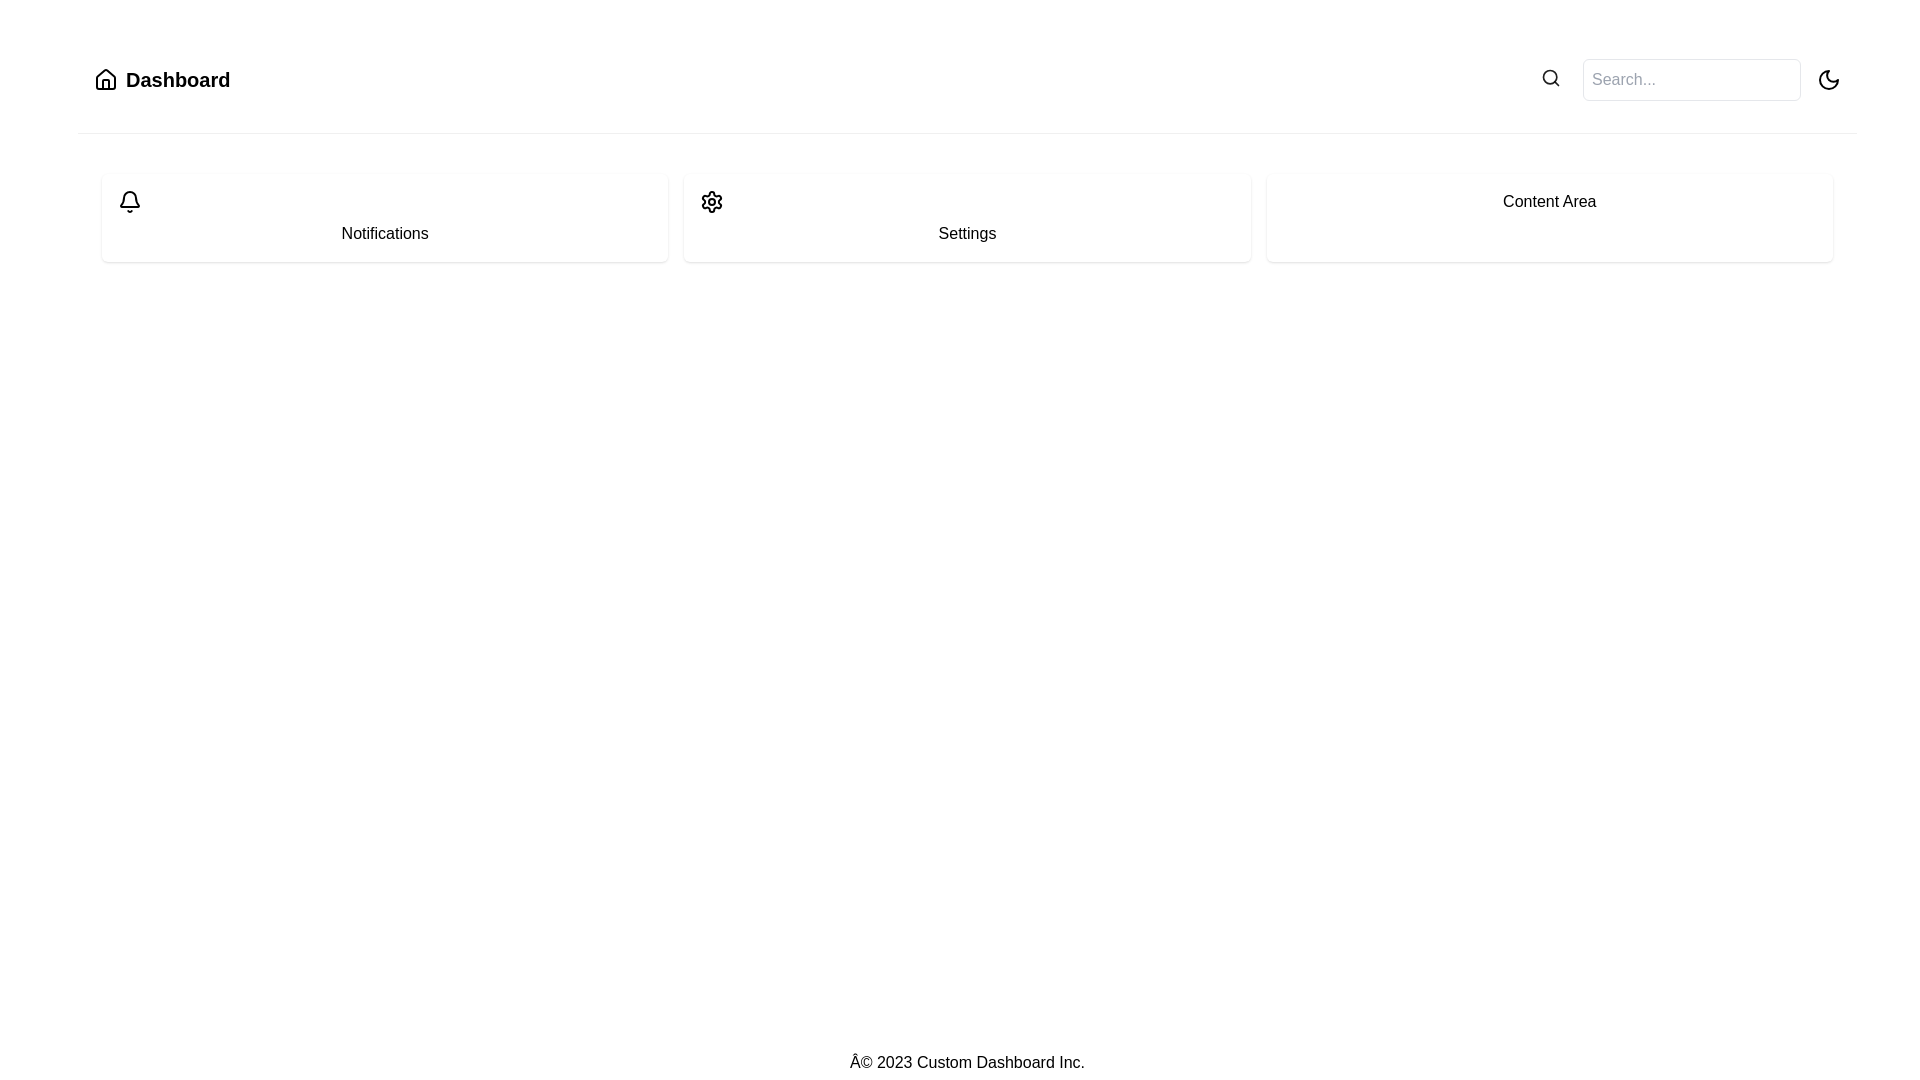 The height and width of the screenshot is (1080, 1920). Describe the element at coordinates (162, 79) in the screenshot. I see `the navigational label with an icon located at the upper left section of the interface, which indicates access to the dashboard section of the application` at that location.